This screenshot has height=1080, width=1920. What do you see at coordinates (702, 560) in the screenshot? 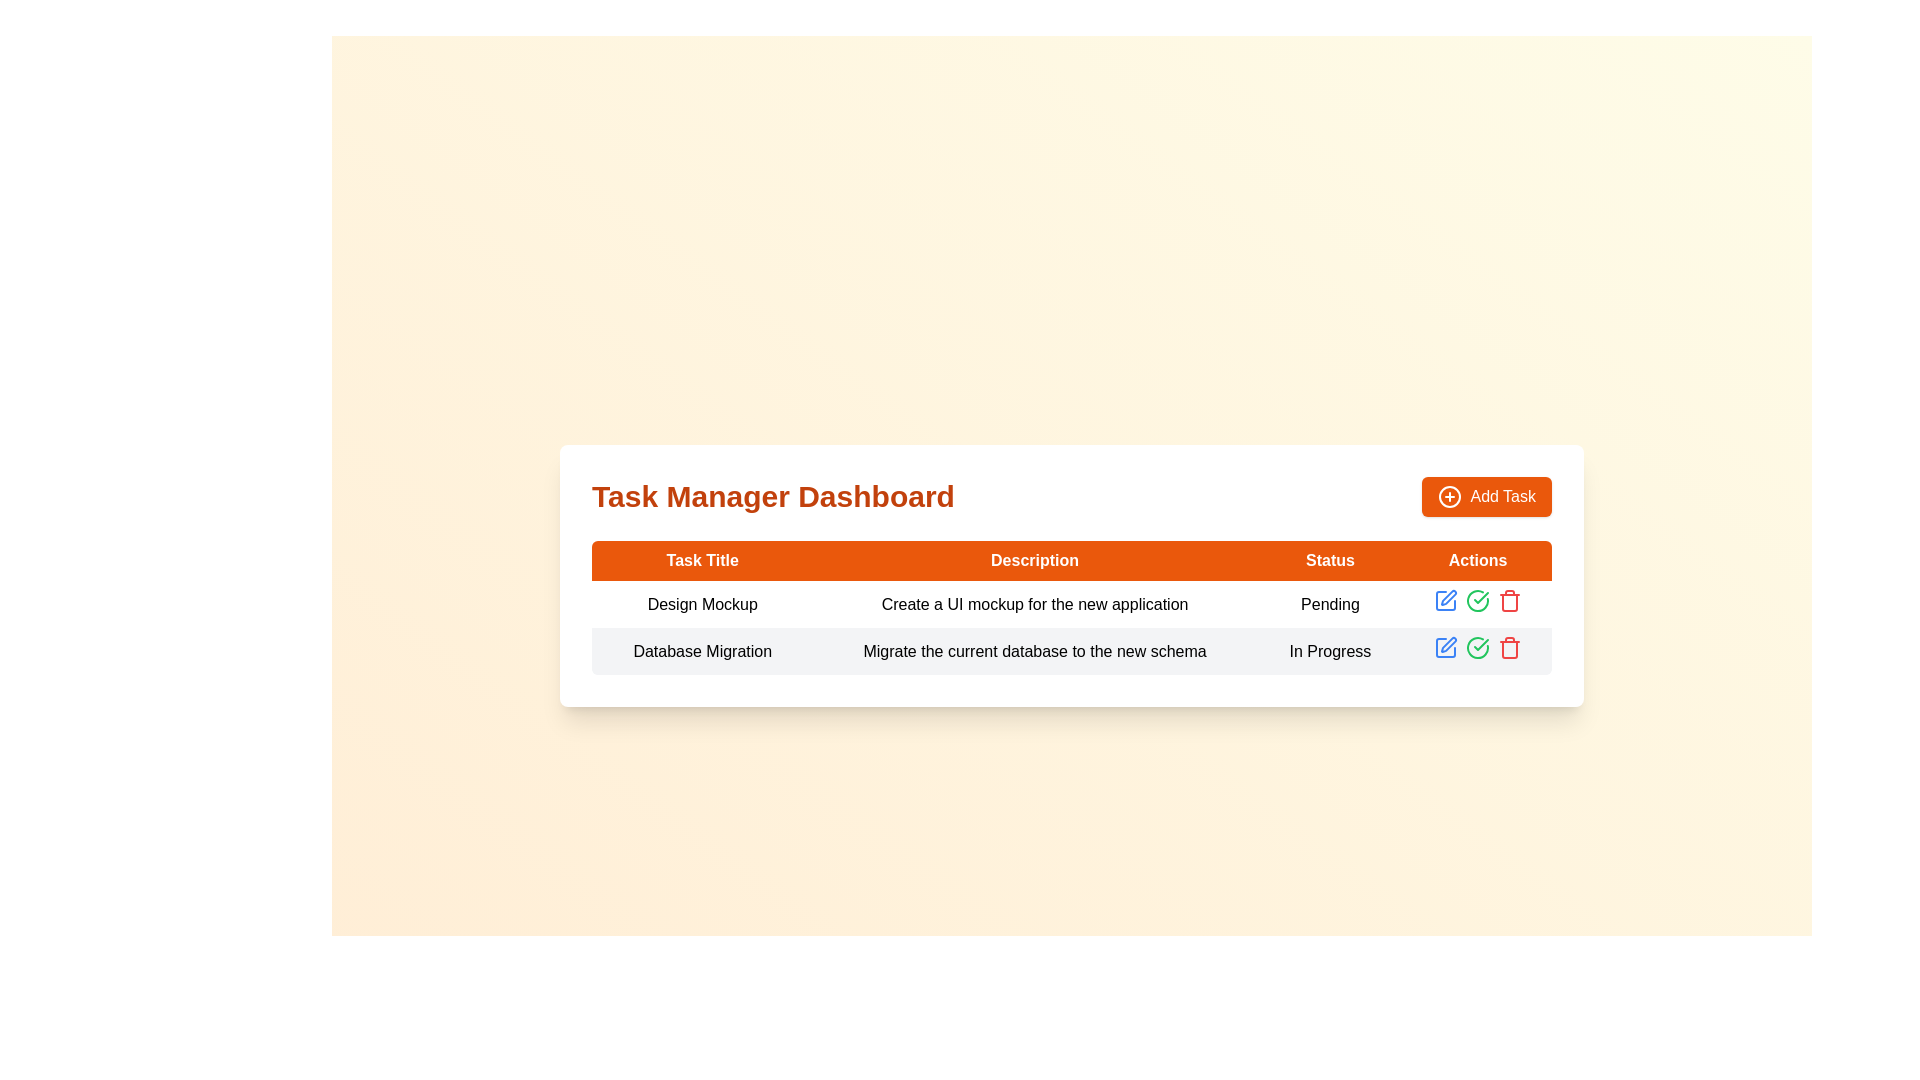
I see `the Header Label with the vivid orange background and white text reading 'Task Title', which is the first column in the header row of the task list table` at bounding box center [702, 560].